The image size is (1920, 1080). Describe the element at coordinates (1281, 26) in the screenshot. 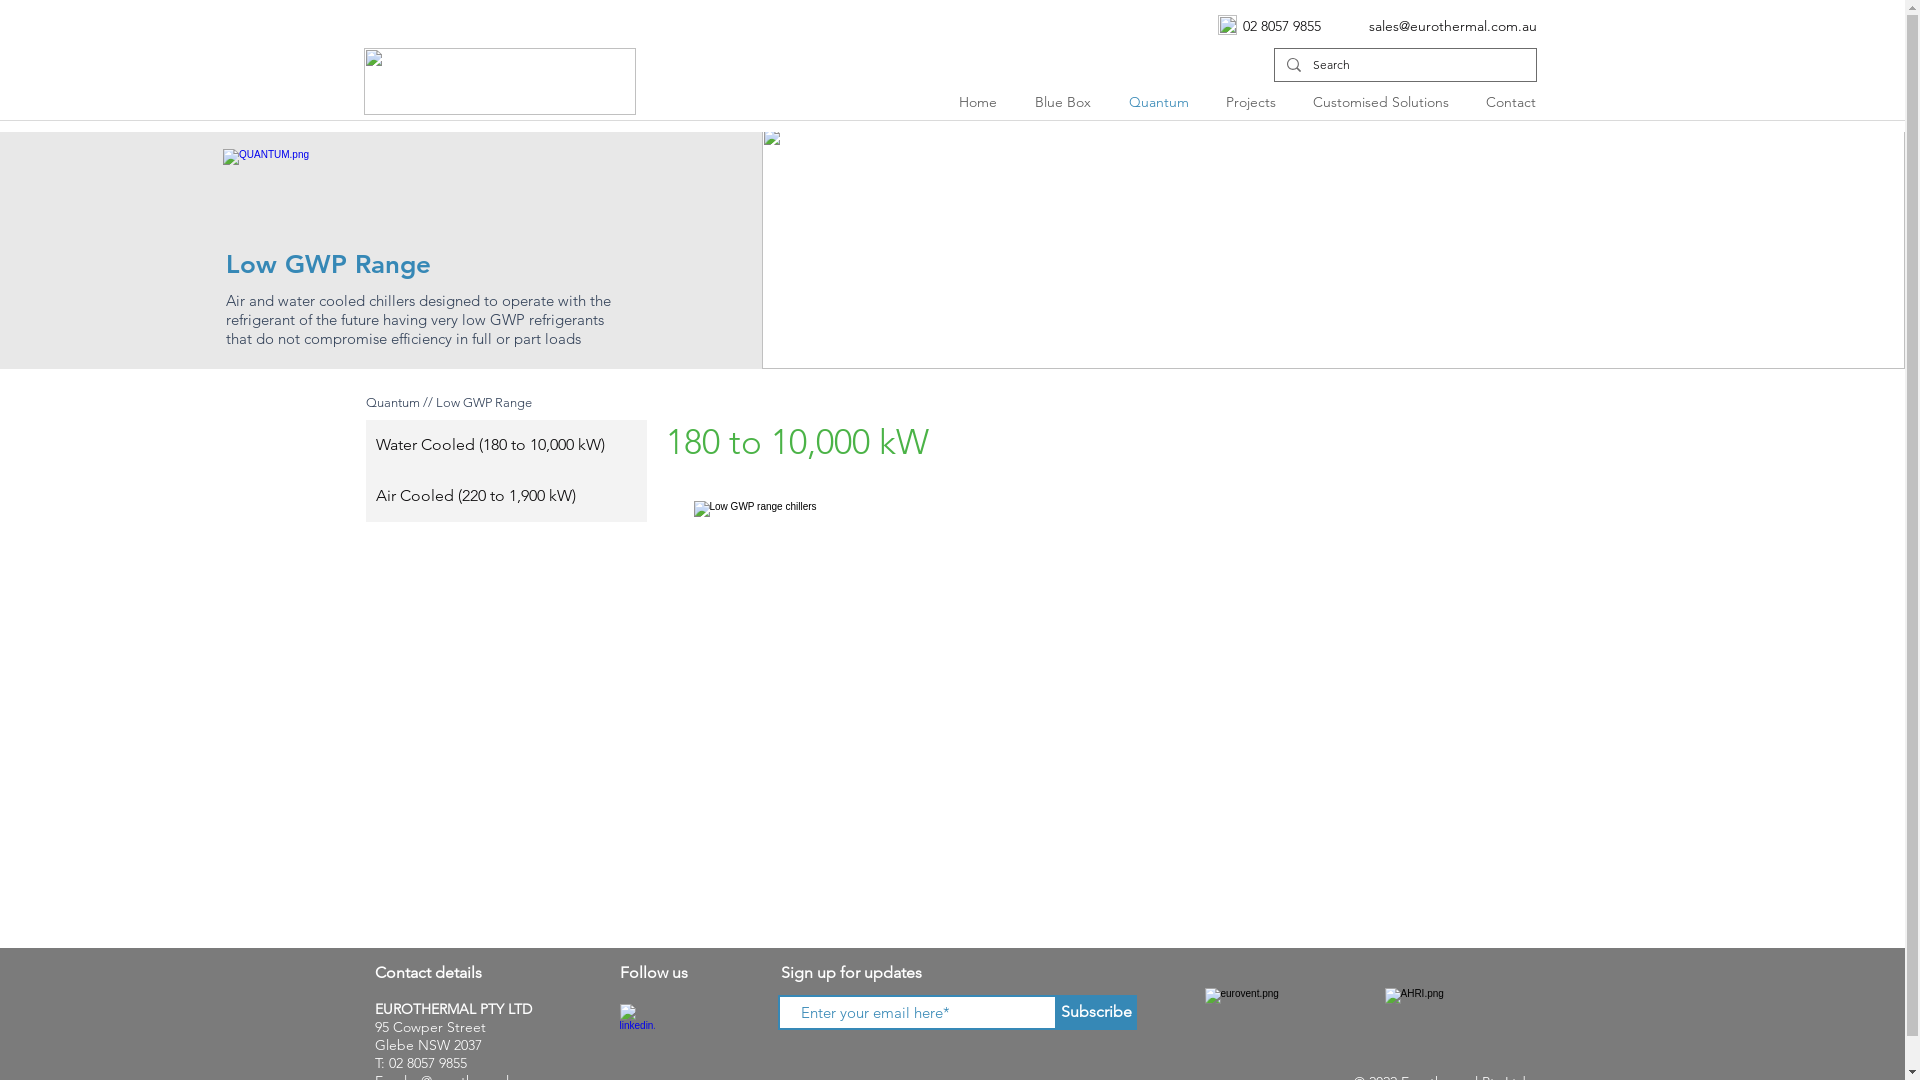

I see `'02 8057 9855'` at that location.